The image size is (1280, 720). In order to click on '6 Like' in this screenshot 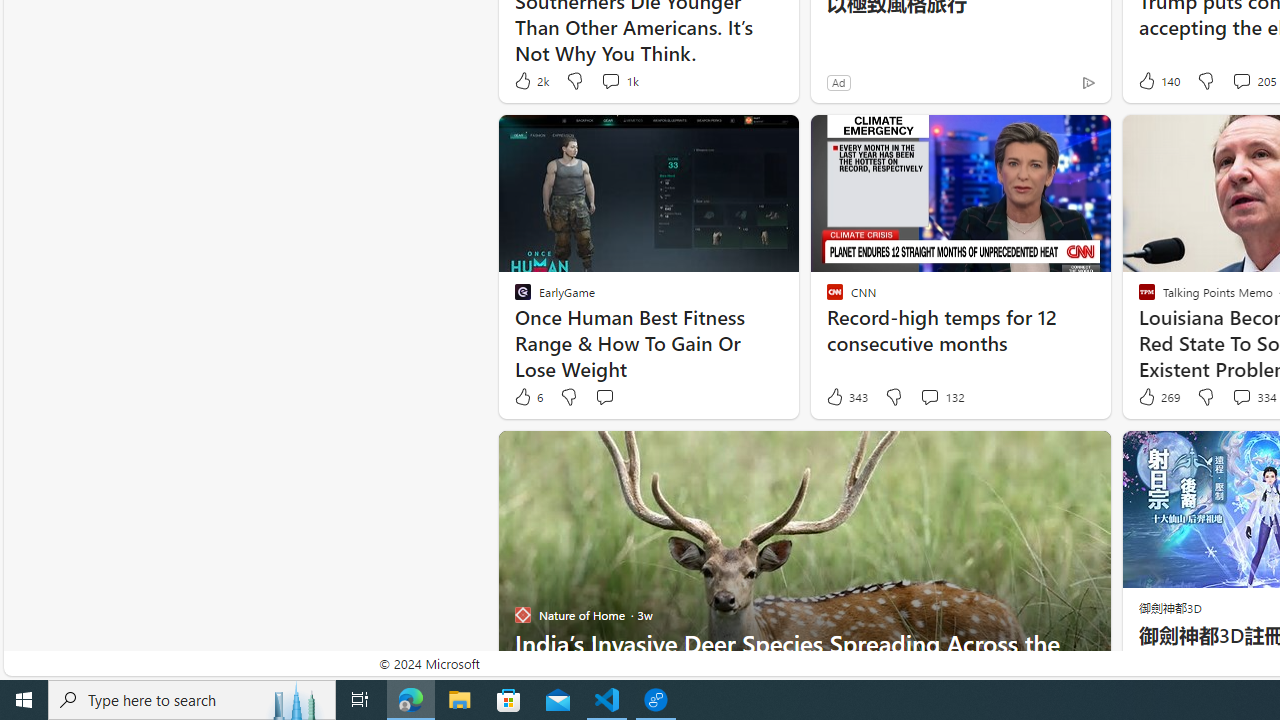, I will do `click(527, 397)`.